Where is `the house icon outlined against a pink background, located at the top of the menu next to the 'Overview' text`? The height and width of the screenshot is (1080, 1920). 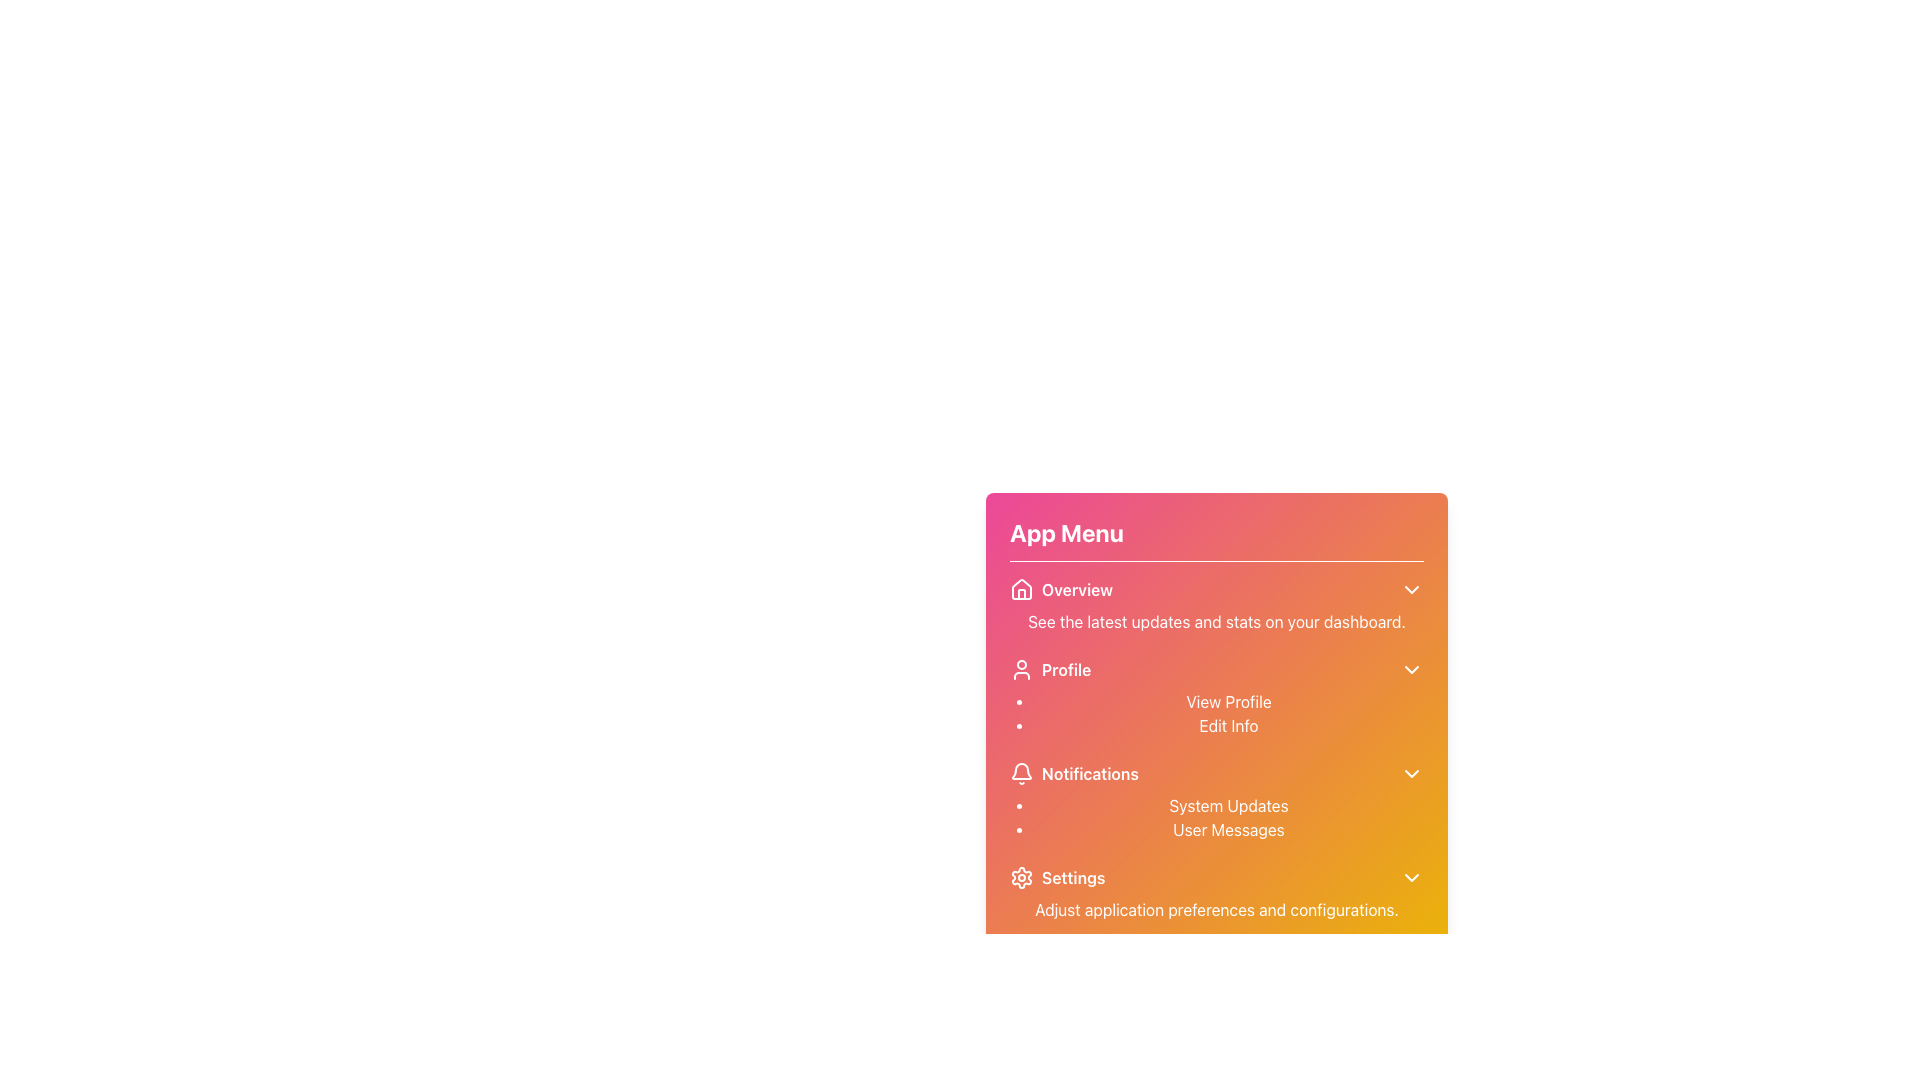
the house icon outlined against a pink background, located at the top of the menu next to the 'Overview' text is located at coordinates (1022, 589).